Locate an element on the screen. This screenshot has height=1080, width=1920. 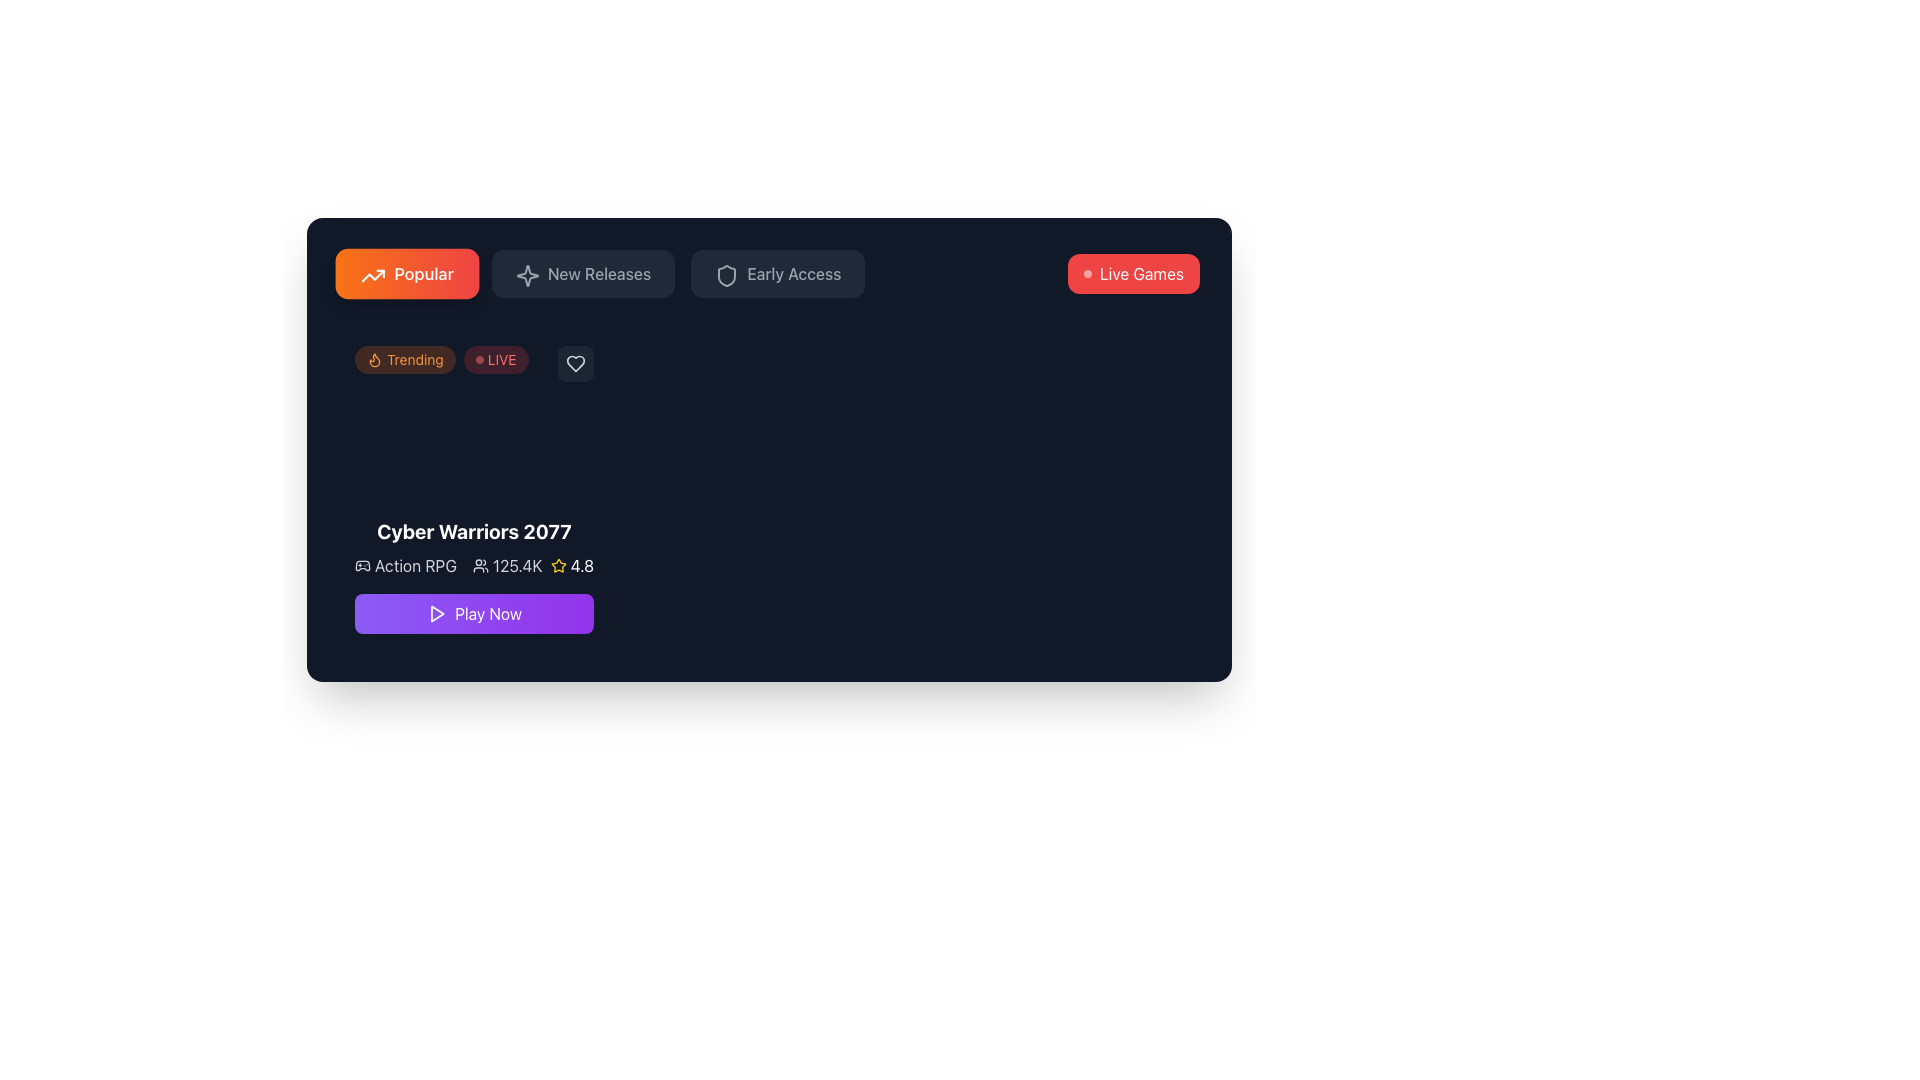
the flame-shaped icon in the horizontal menu located near the top-left of the interface is located at coordinates (374, 358).